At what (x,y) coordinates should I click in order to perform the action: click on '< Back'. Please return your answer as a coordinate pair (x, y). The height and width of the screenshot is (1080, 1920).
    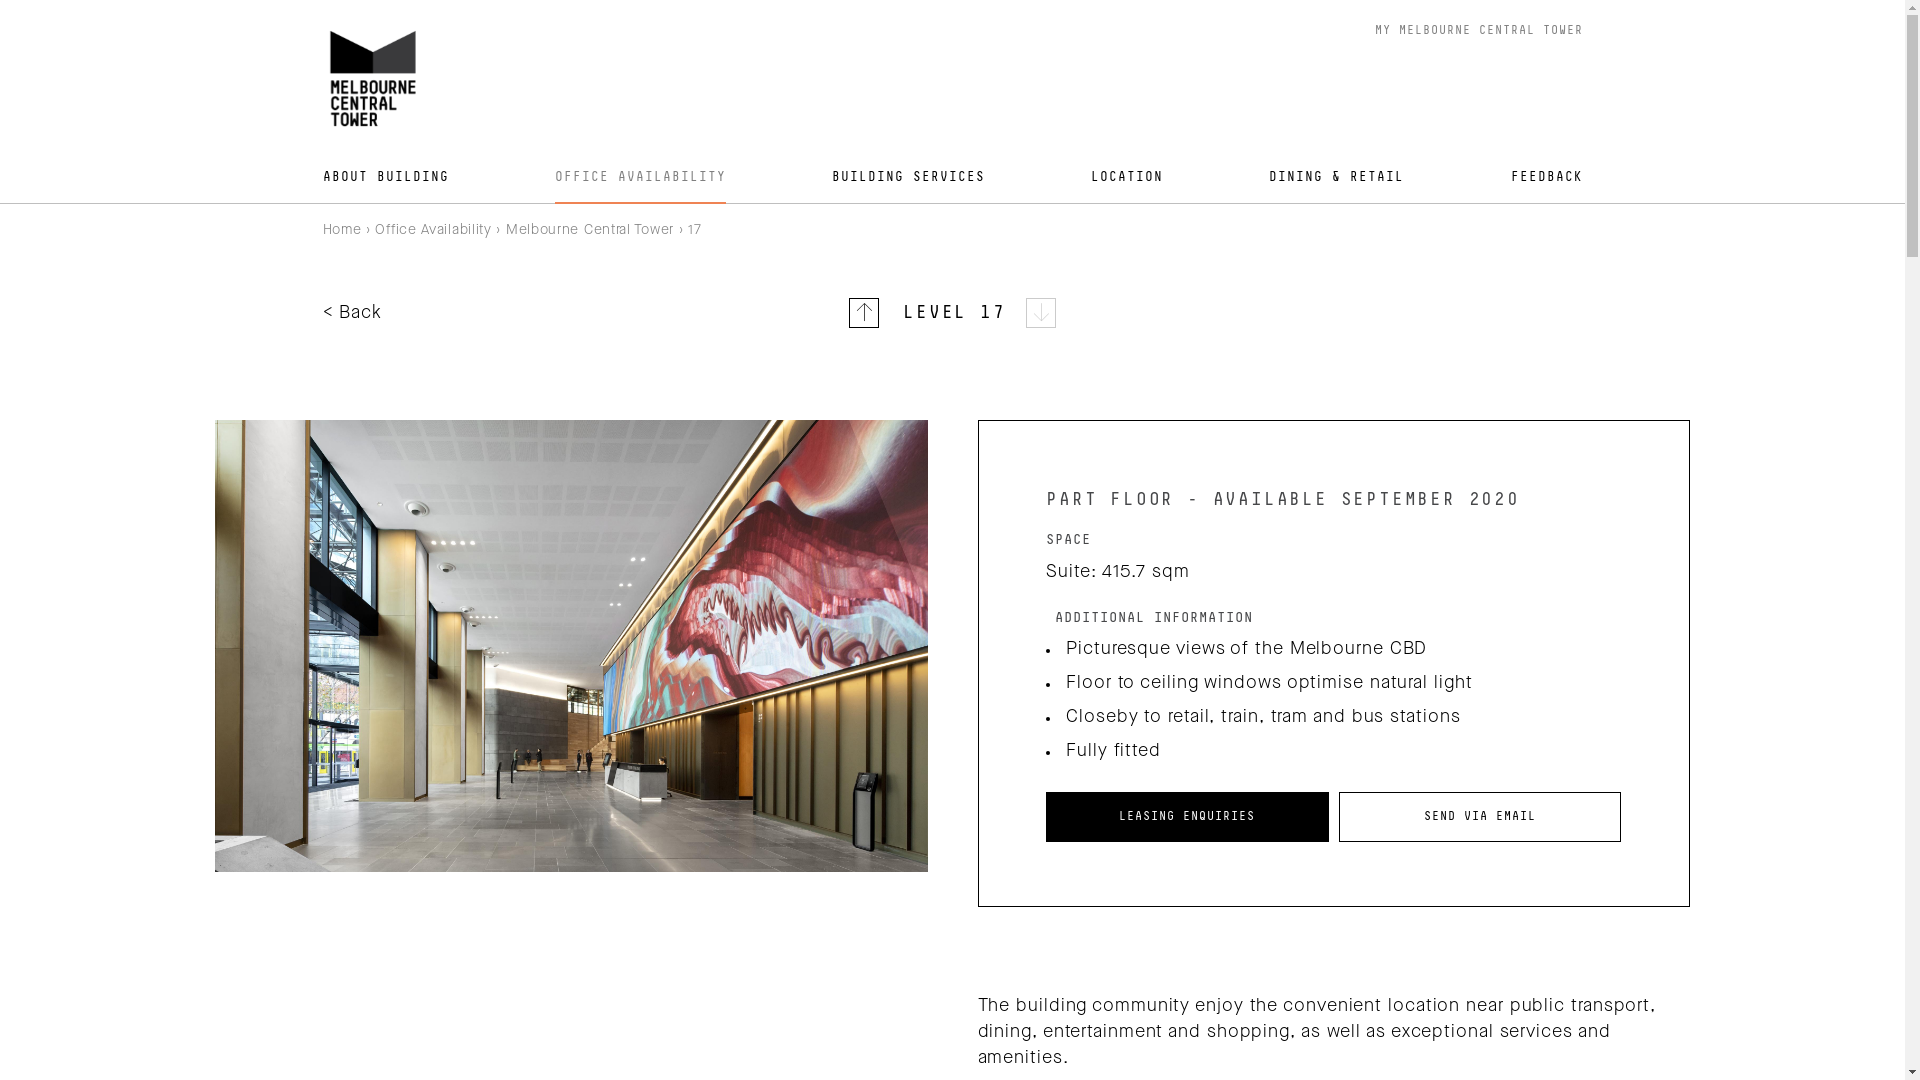
    Looking at the image, I should click on (351, 312).